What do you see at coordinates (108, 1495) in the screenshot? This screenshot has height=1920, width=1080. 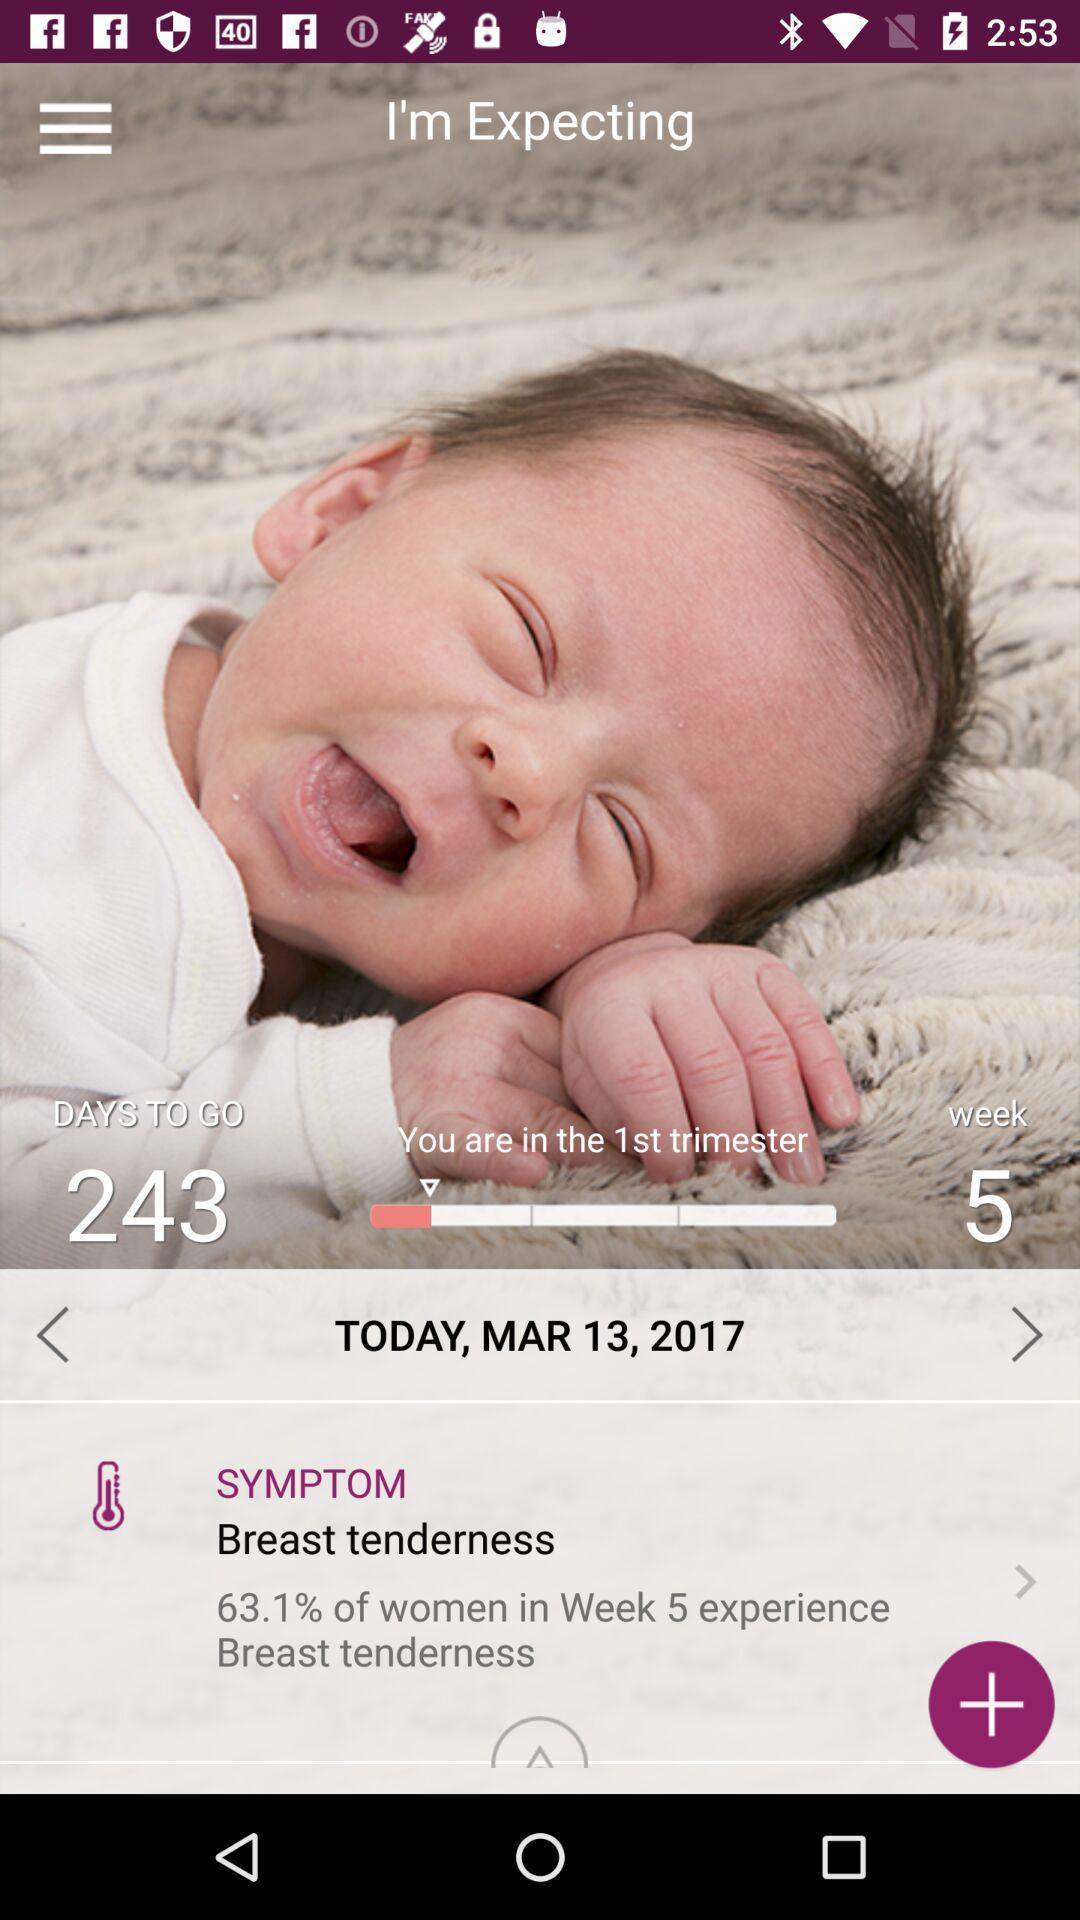 I see `the icon next to symptom` at bounding box center [108, 1495].